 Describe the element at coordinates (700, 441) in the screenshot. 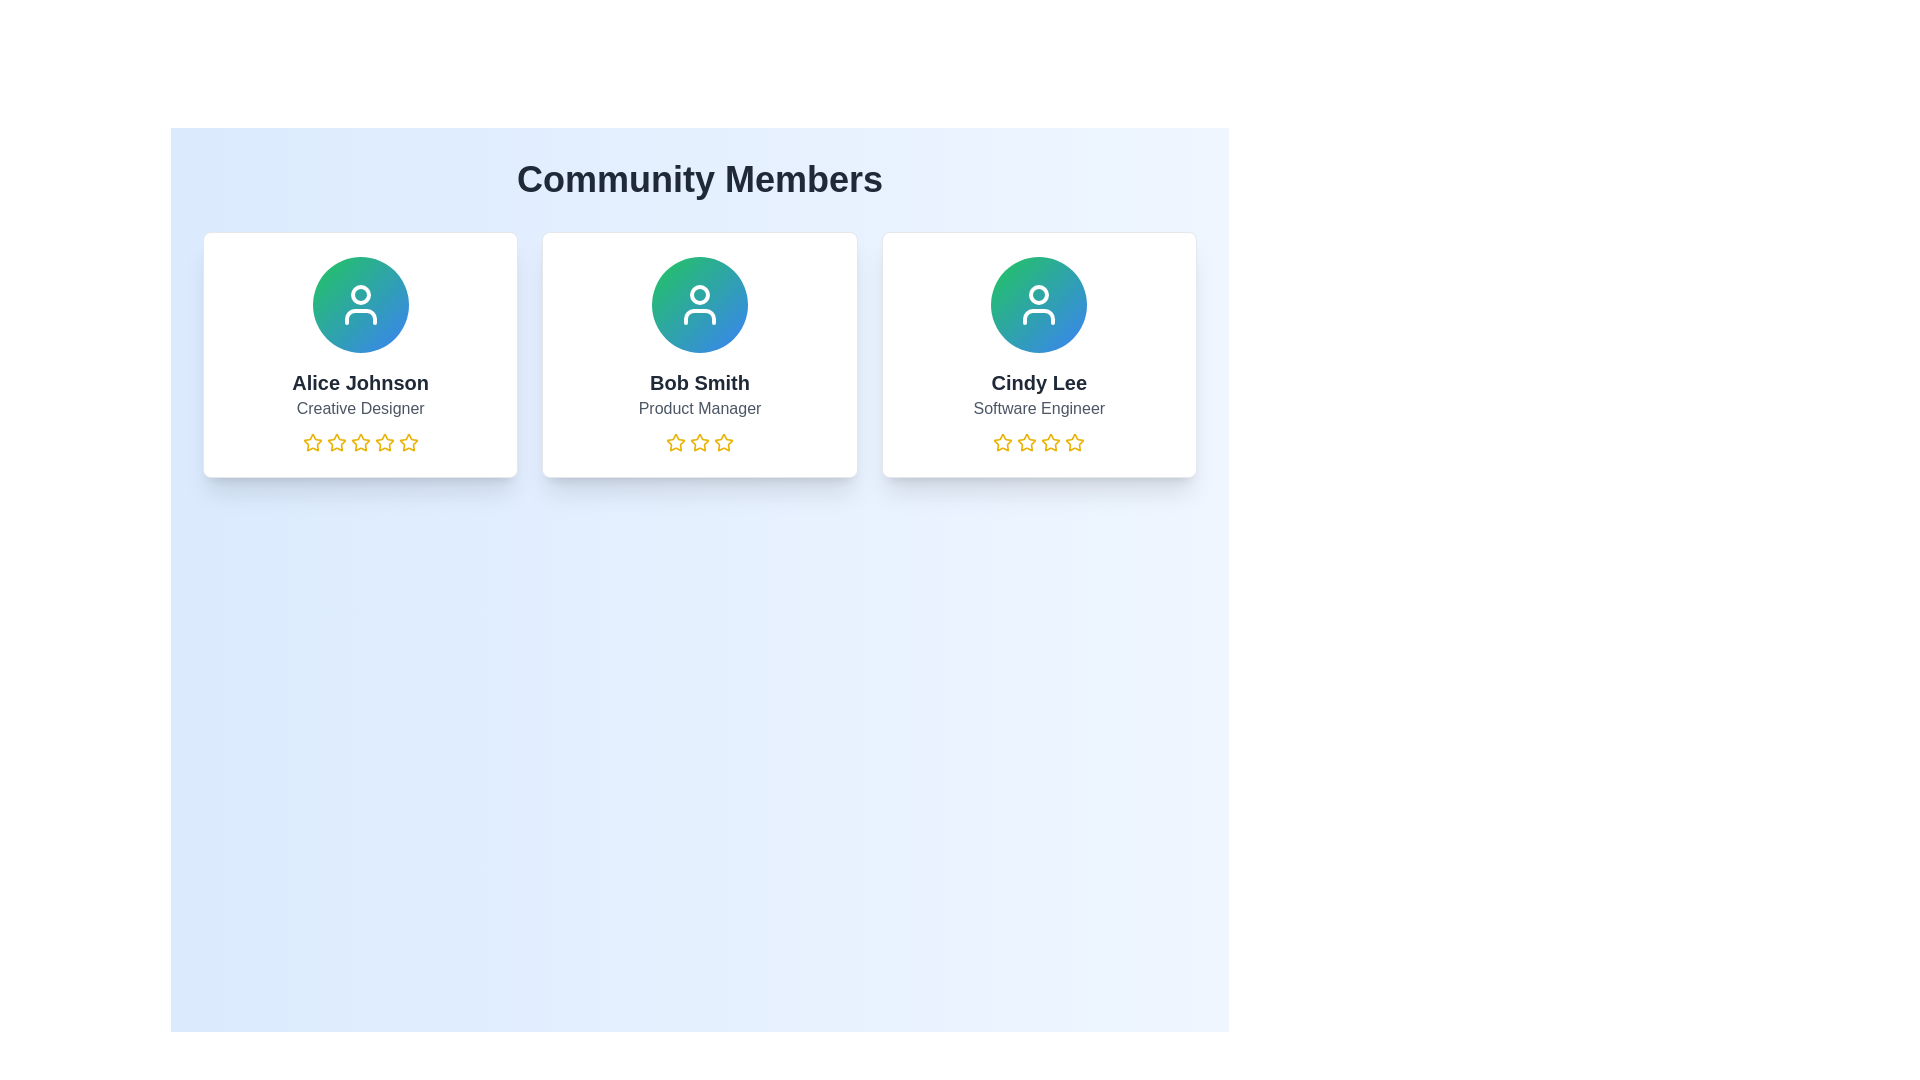

I see `the second star icon in the rating component of the 'Bob Smith' card` at that location.